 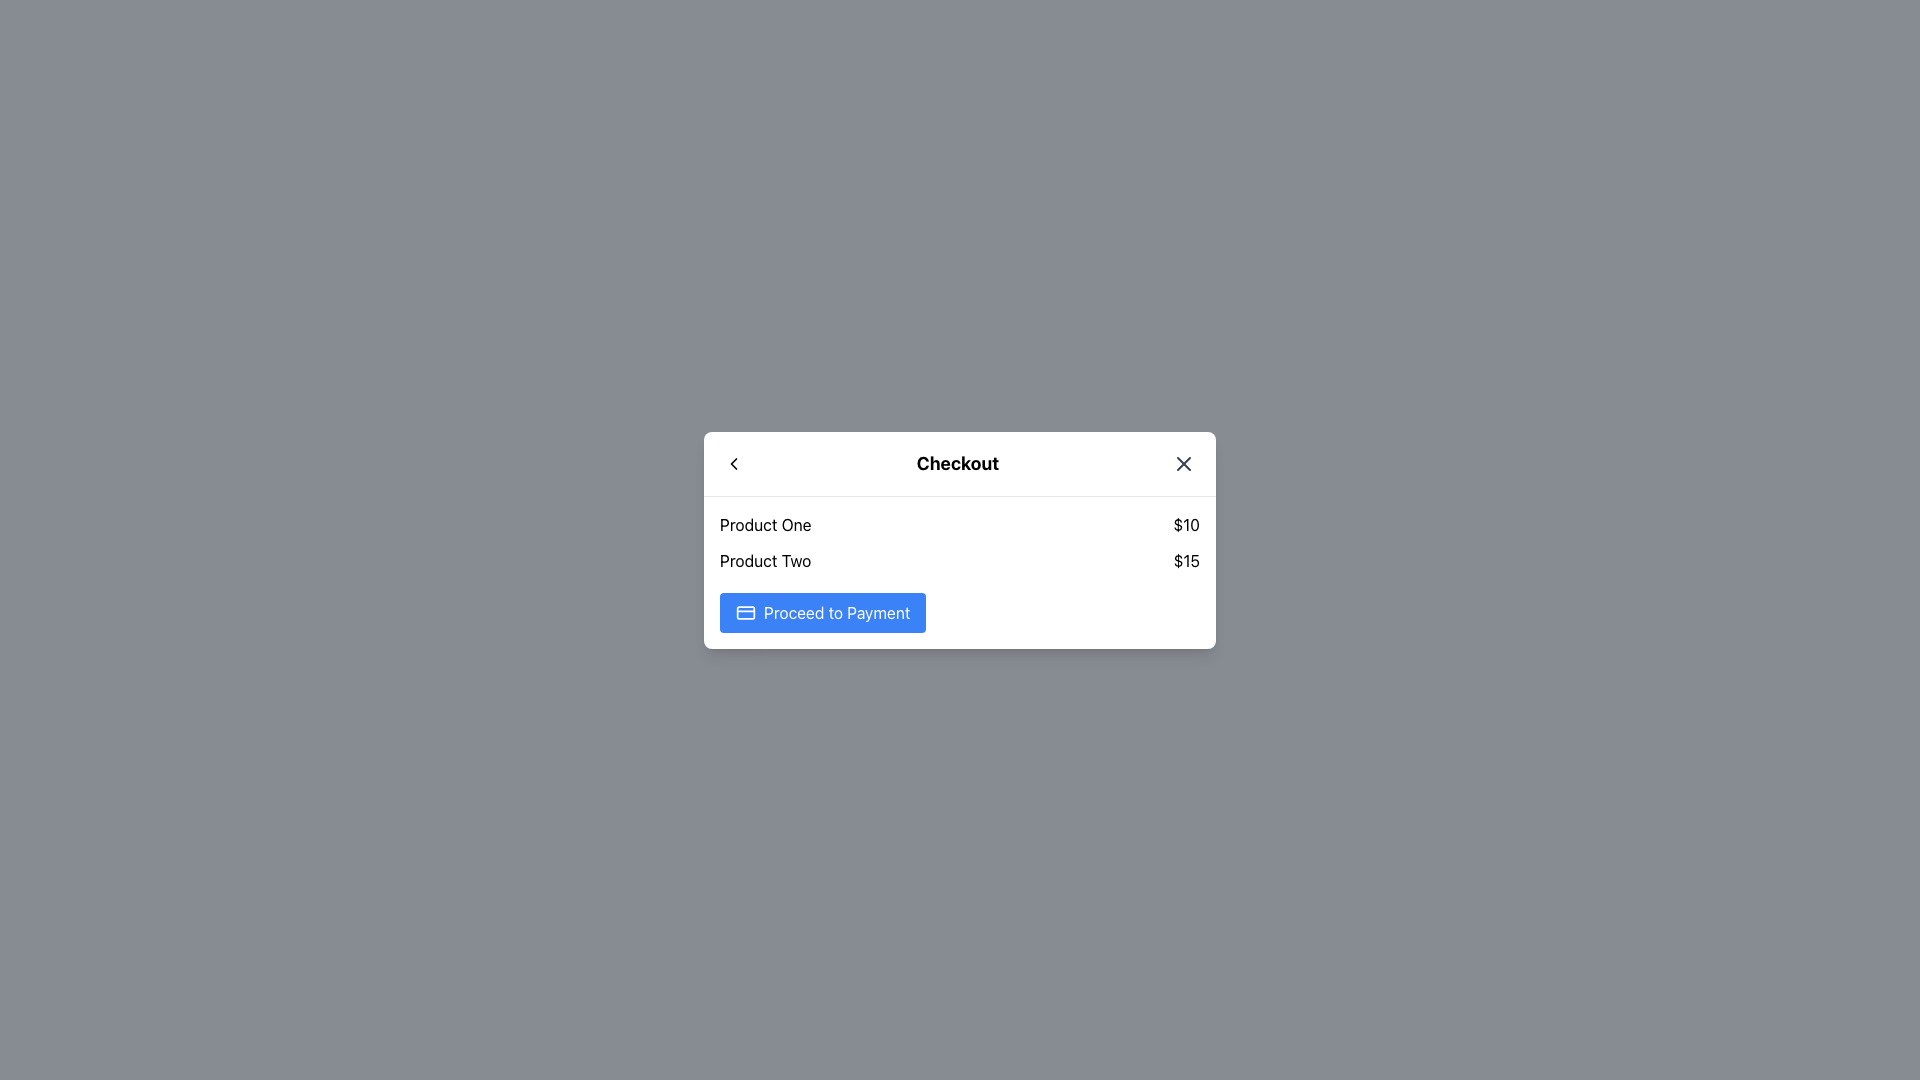 What do you see at coordinates (1184, 463) in the screenshot?
I see `the close button located at the top-right corner of the popup modal, adjacent to the title 'Checkout'` at bounding box center [1184, 463].